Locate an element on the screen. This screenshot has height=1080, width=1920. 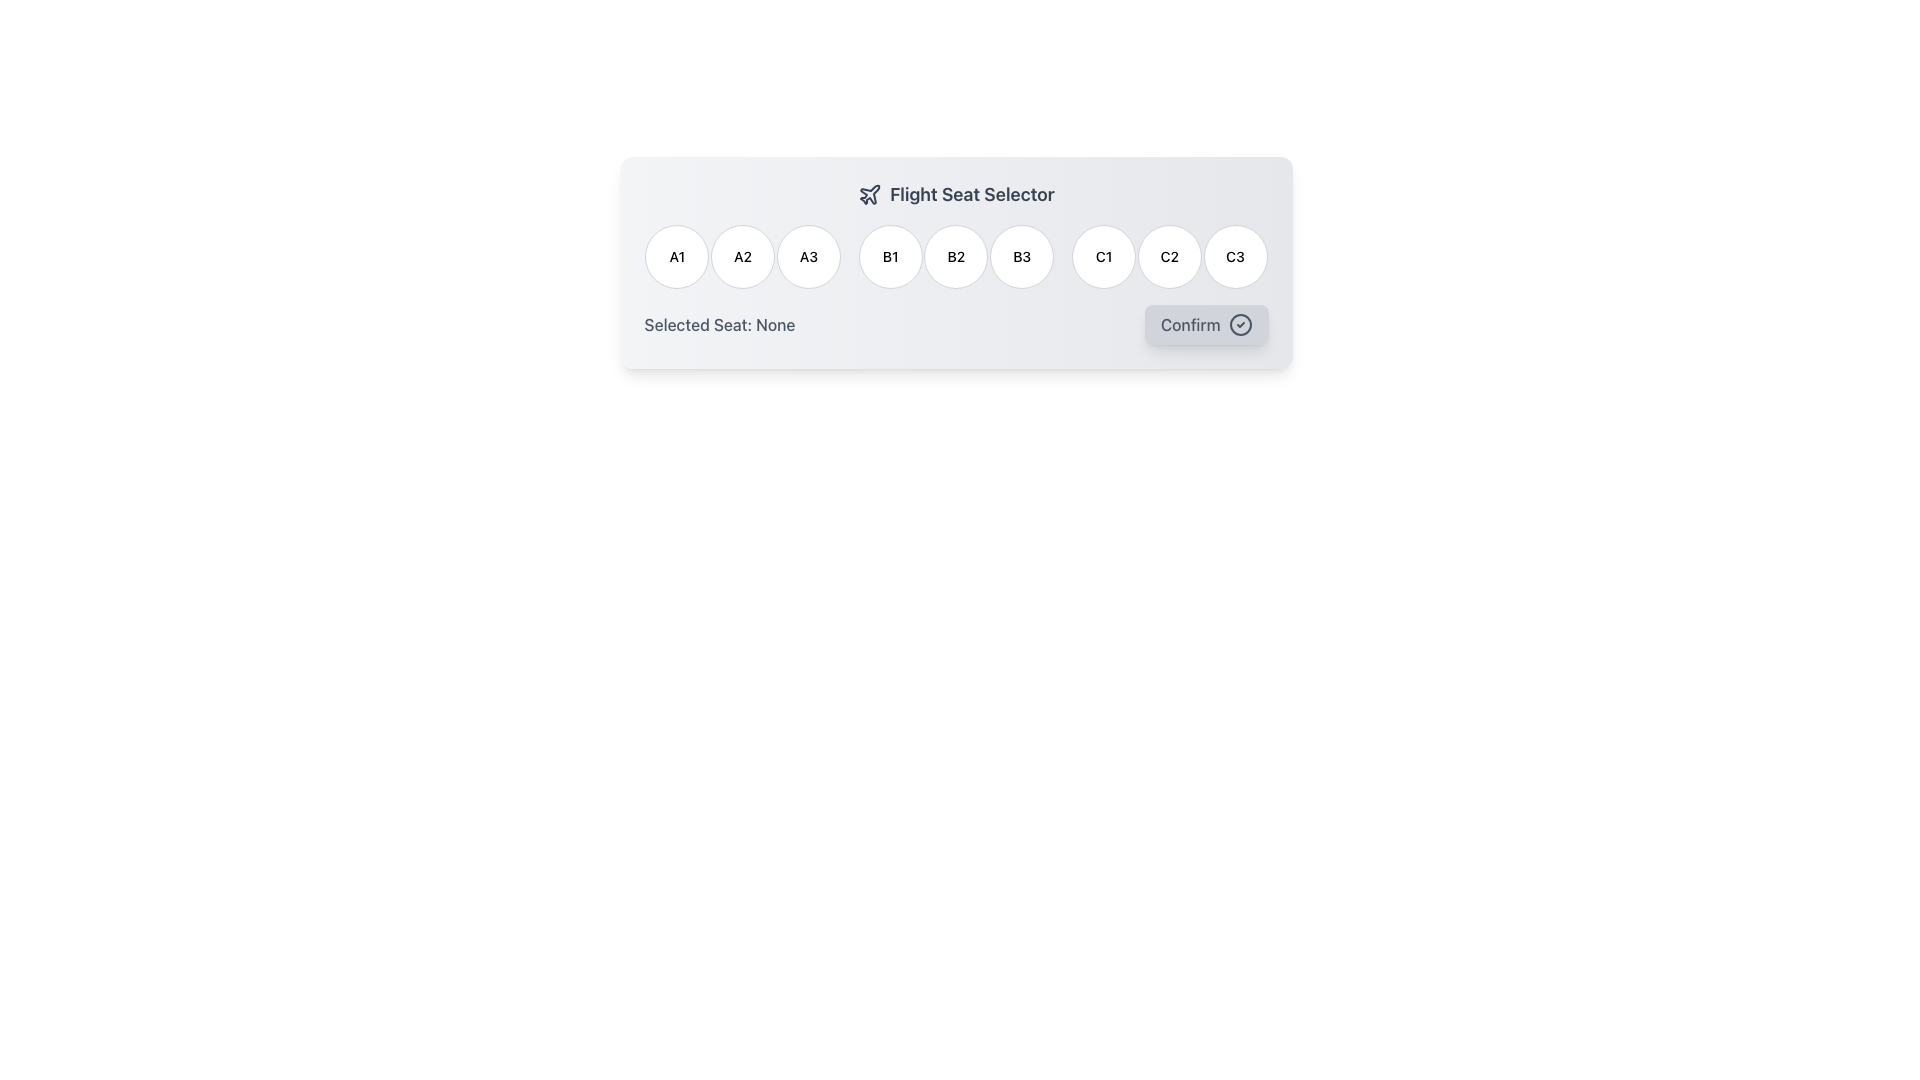
the selectable seat button labeled 'A1' in the flight seat selector interface is located at coordinates (677, 256).